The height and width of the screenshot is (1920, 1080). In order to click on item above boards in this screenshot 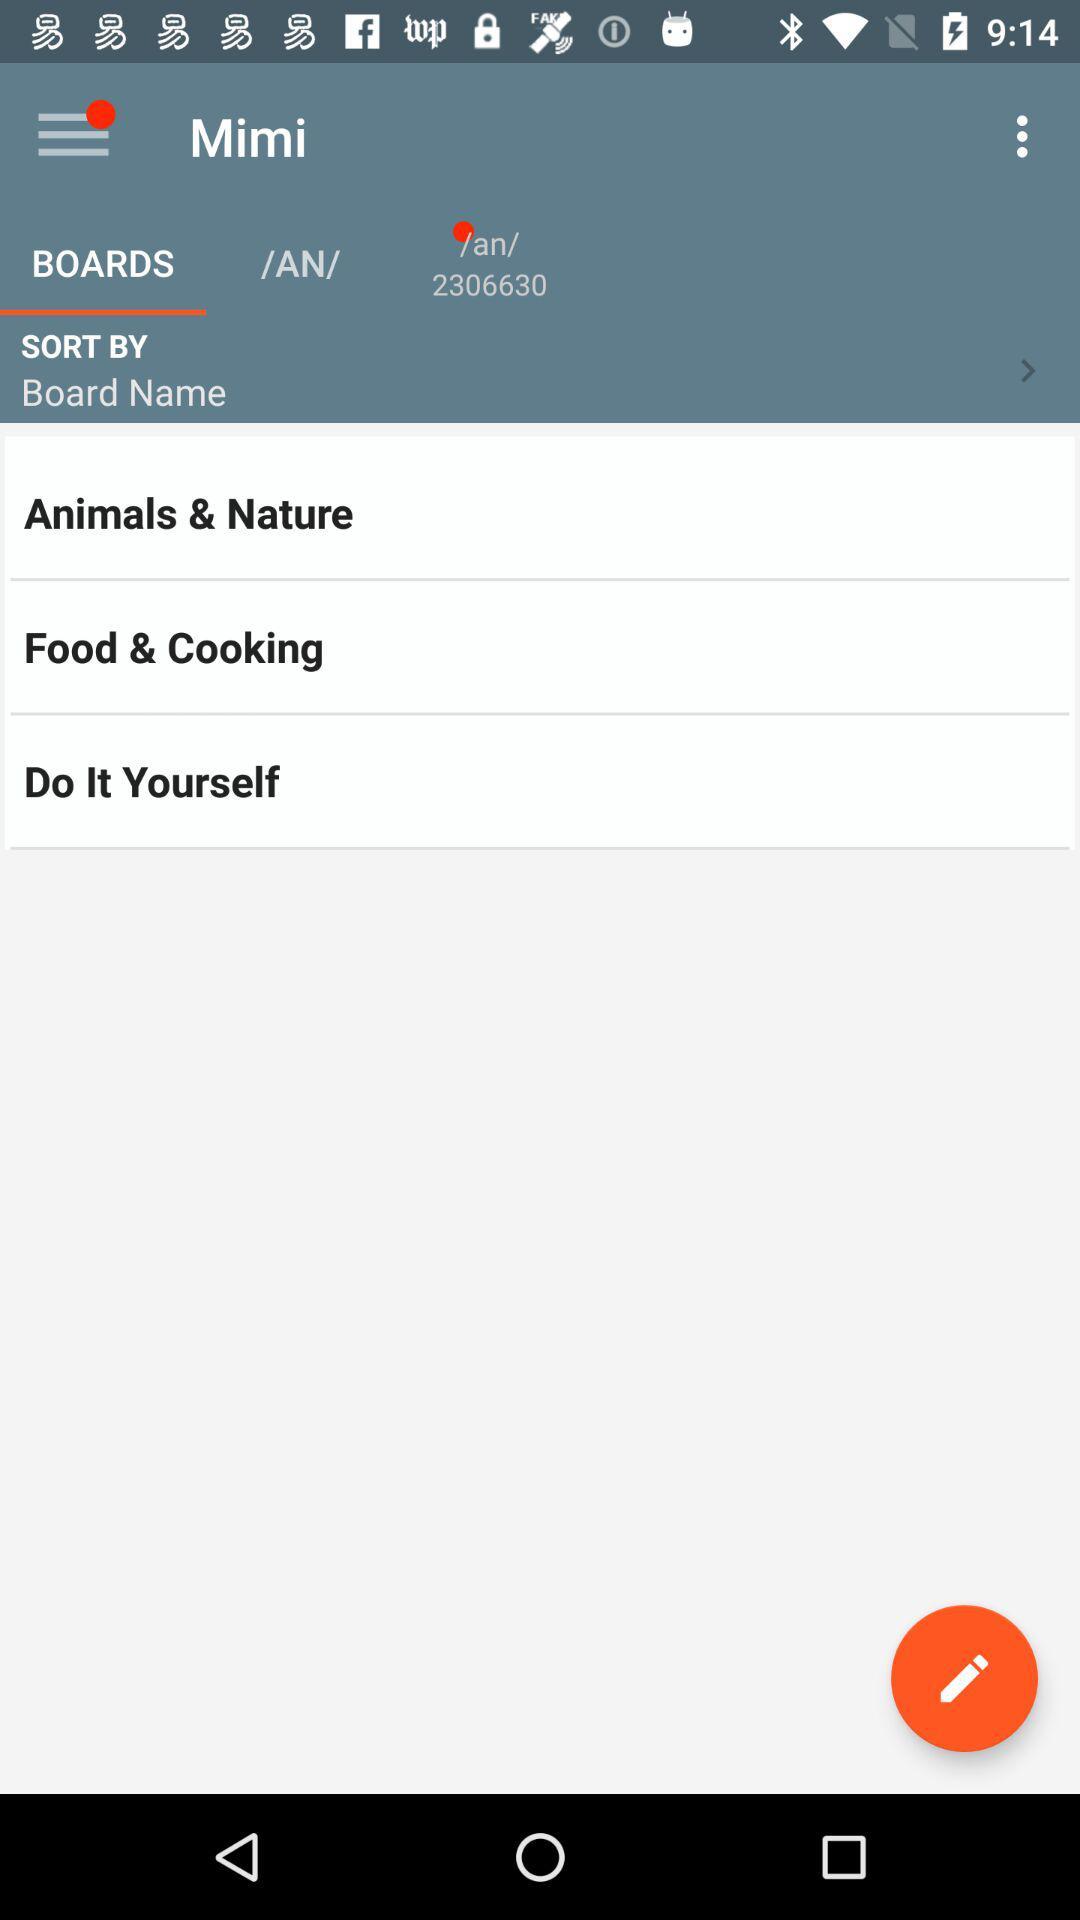, I will do `click(72, 135)`.